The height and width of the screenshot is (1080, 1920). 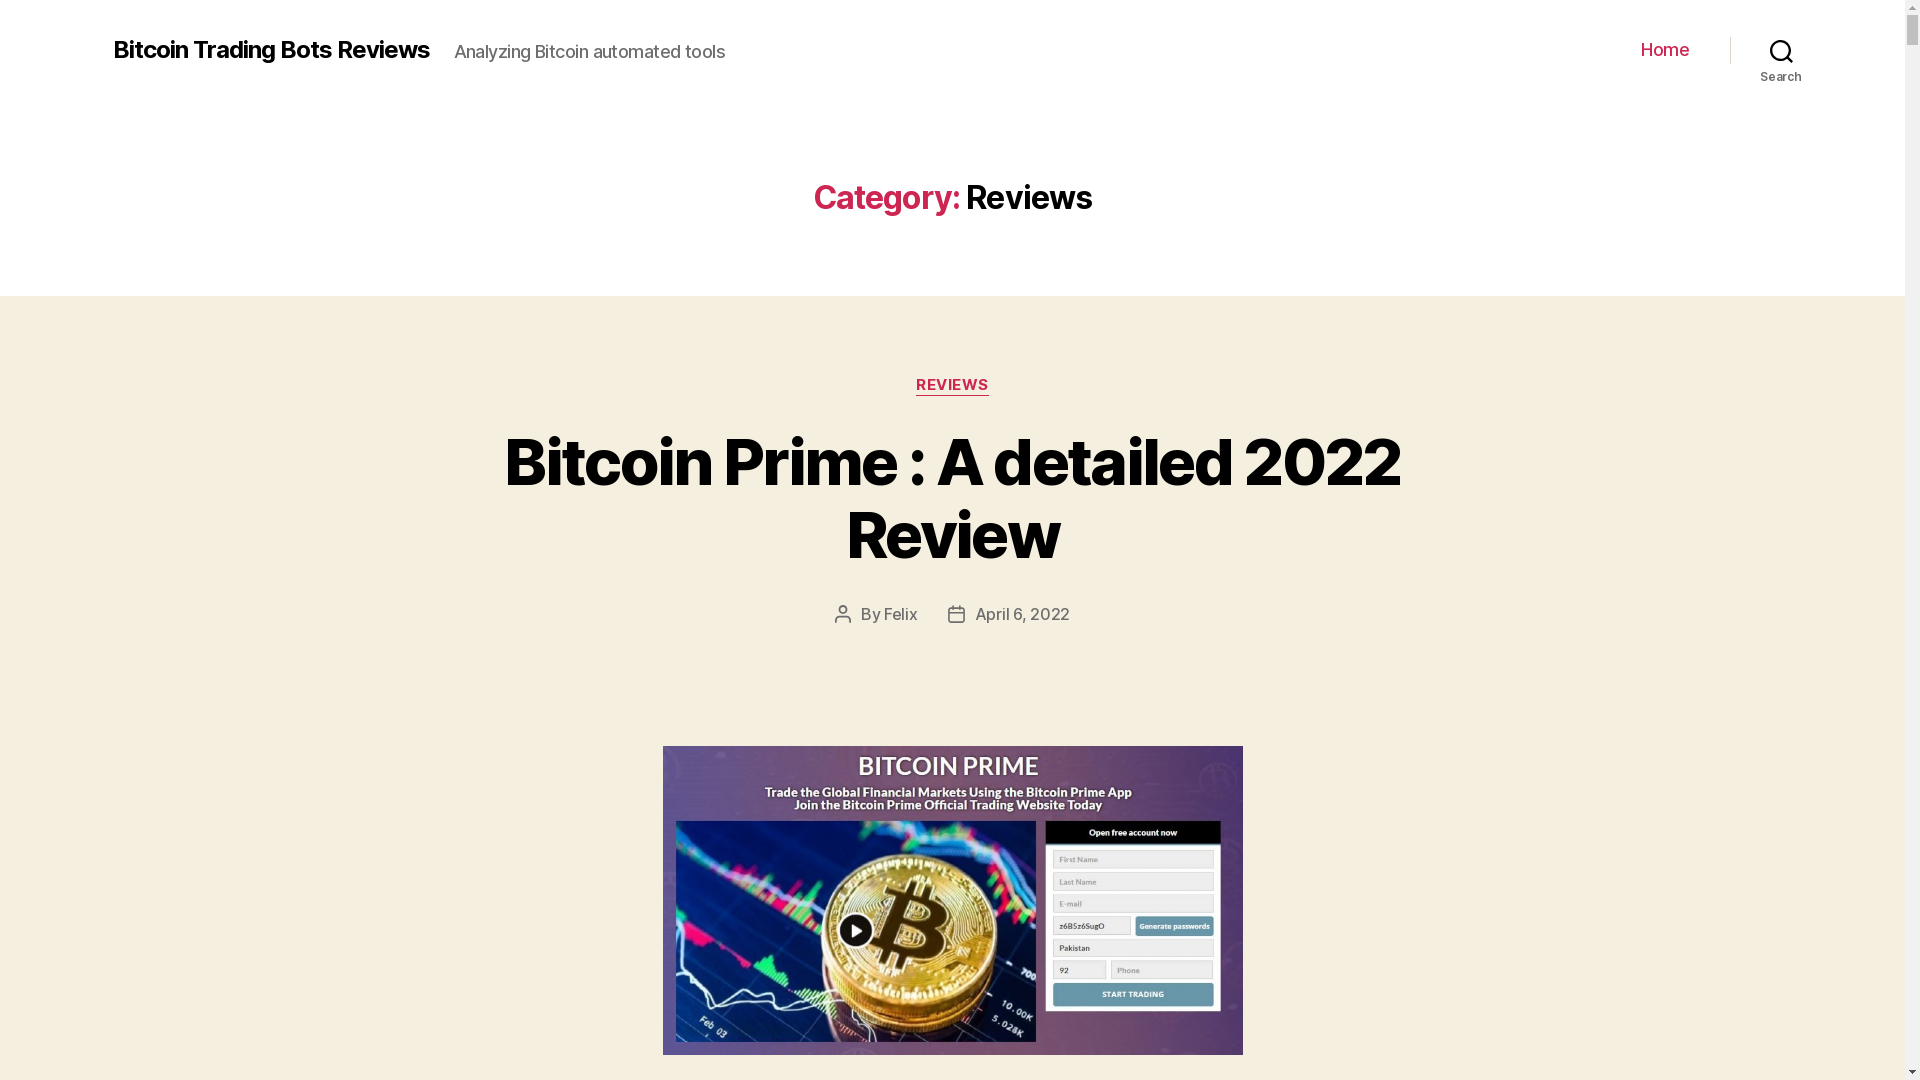 What do you see at coordinates (1022, 612) in the screenshot?
I see `'April 6, 2022'` at bounding box center [1022, 612].